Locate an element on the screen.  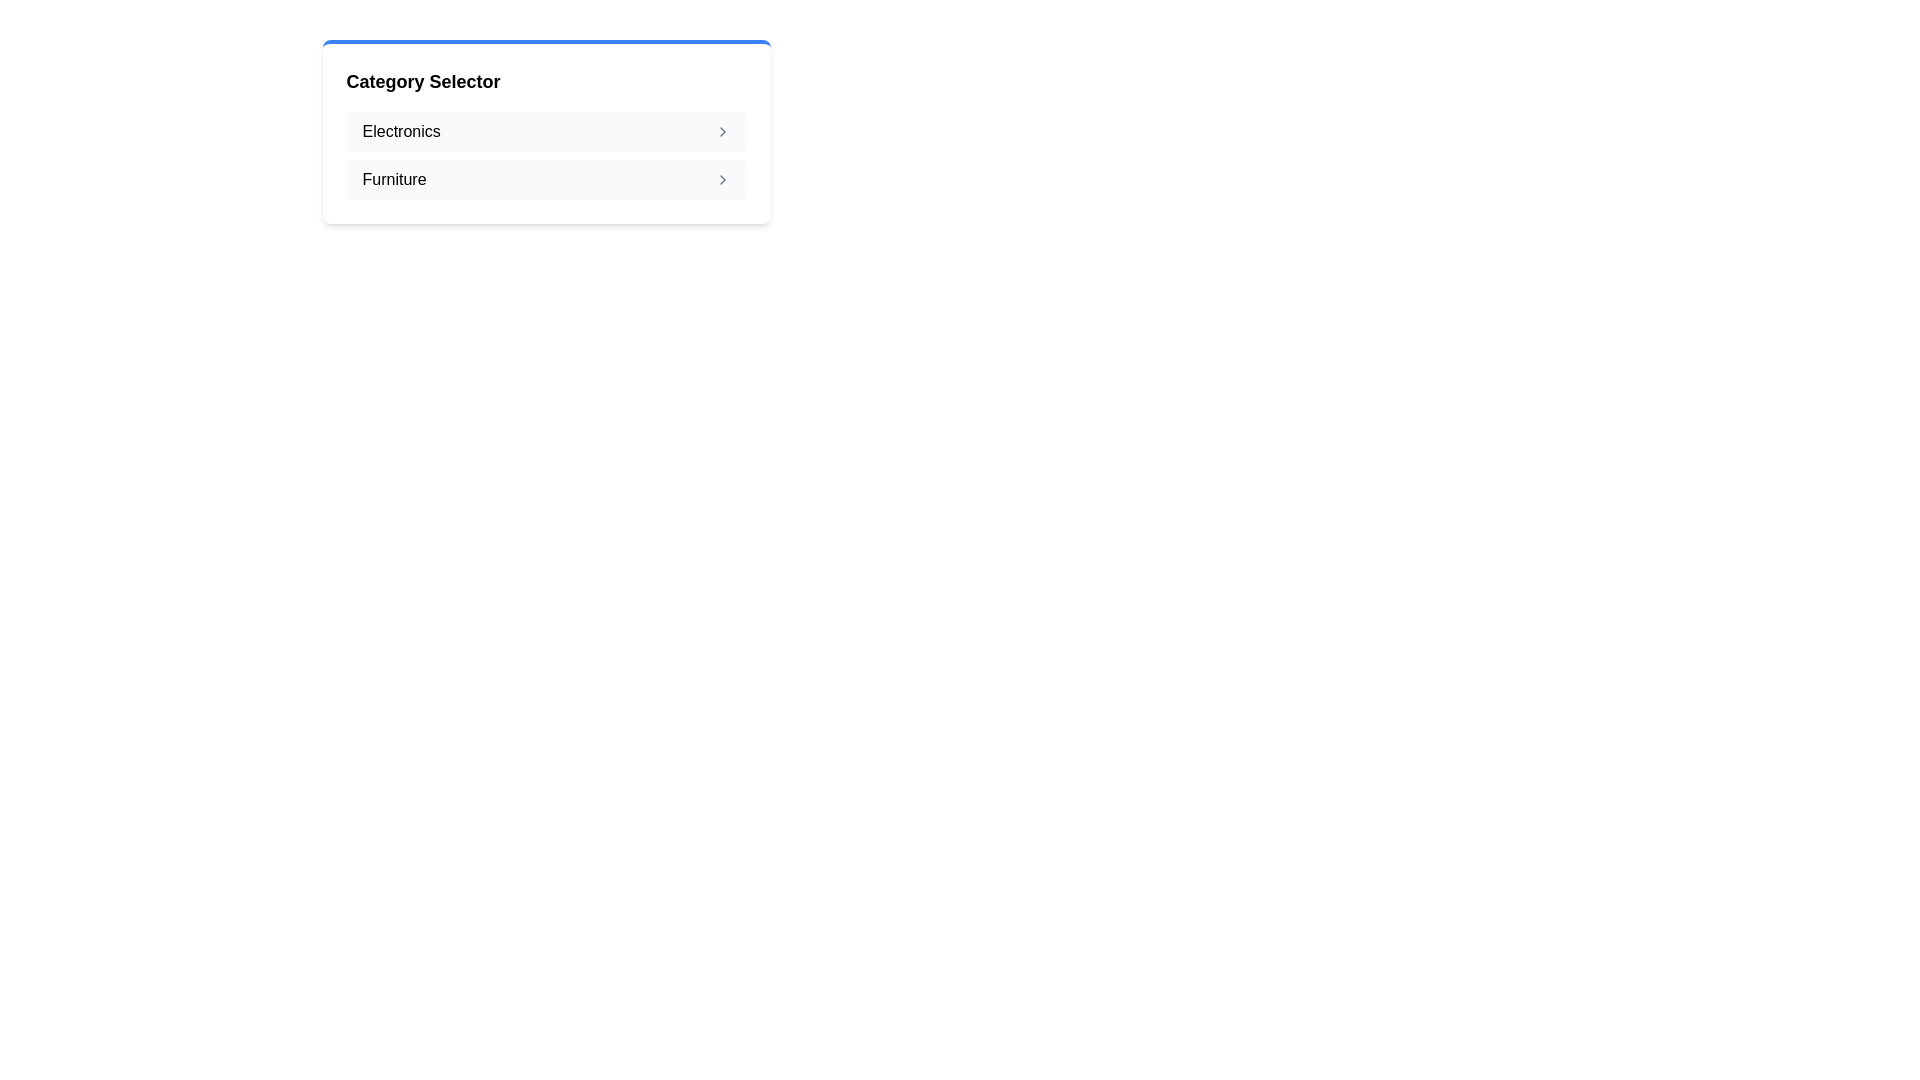
the rightward-pointing gray chevron icon located at the right end of the 'Electronics' row within the modal for accessibility is located at coordinates (721, 131).